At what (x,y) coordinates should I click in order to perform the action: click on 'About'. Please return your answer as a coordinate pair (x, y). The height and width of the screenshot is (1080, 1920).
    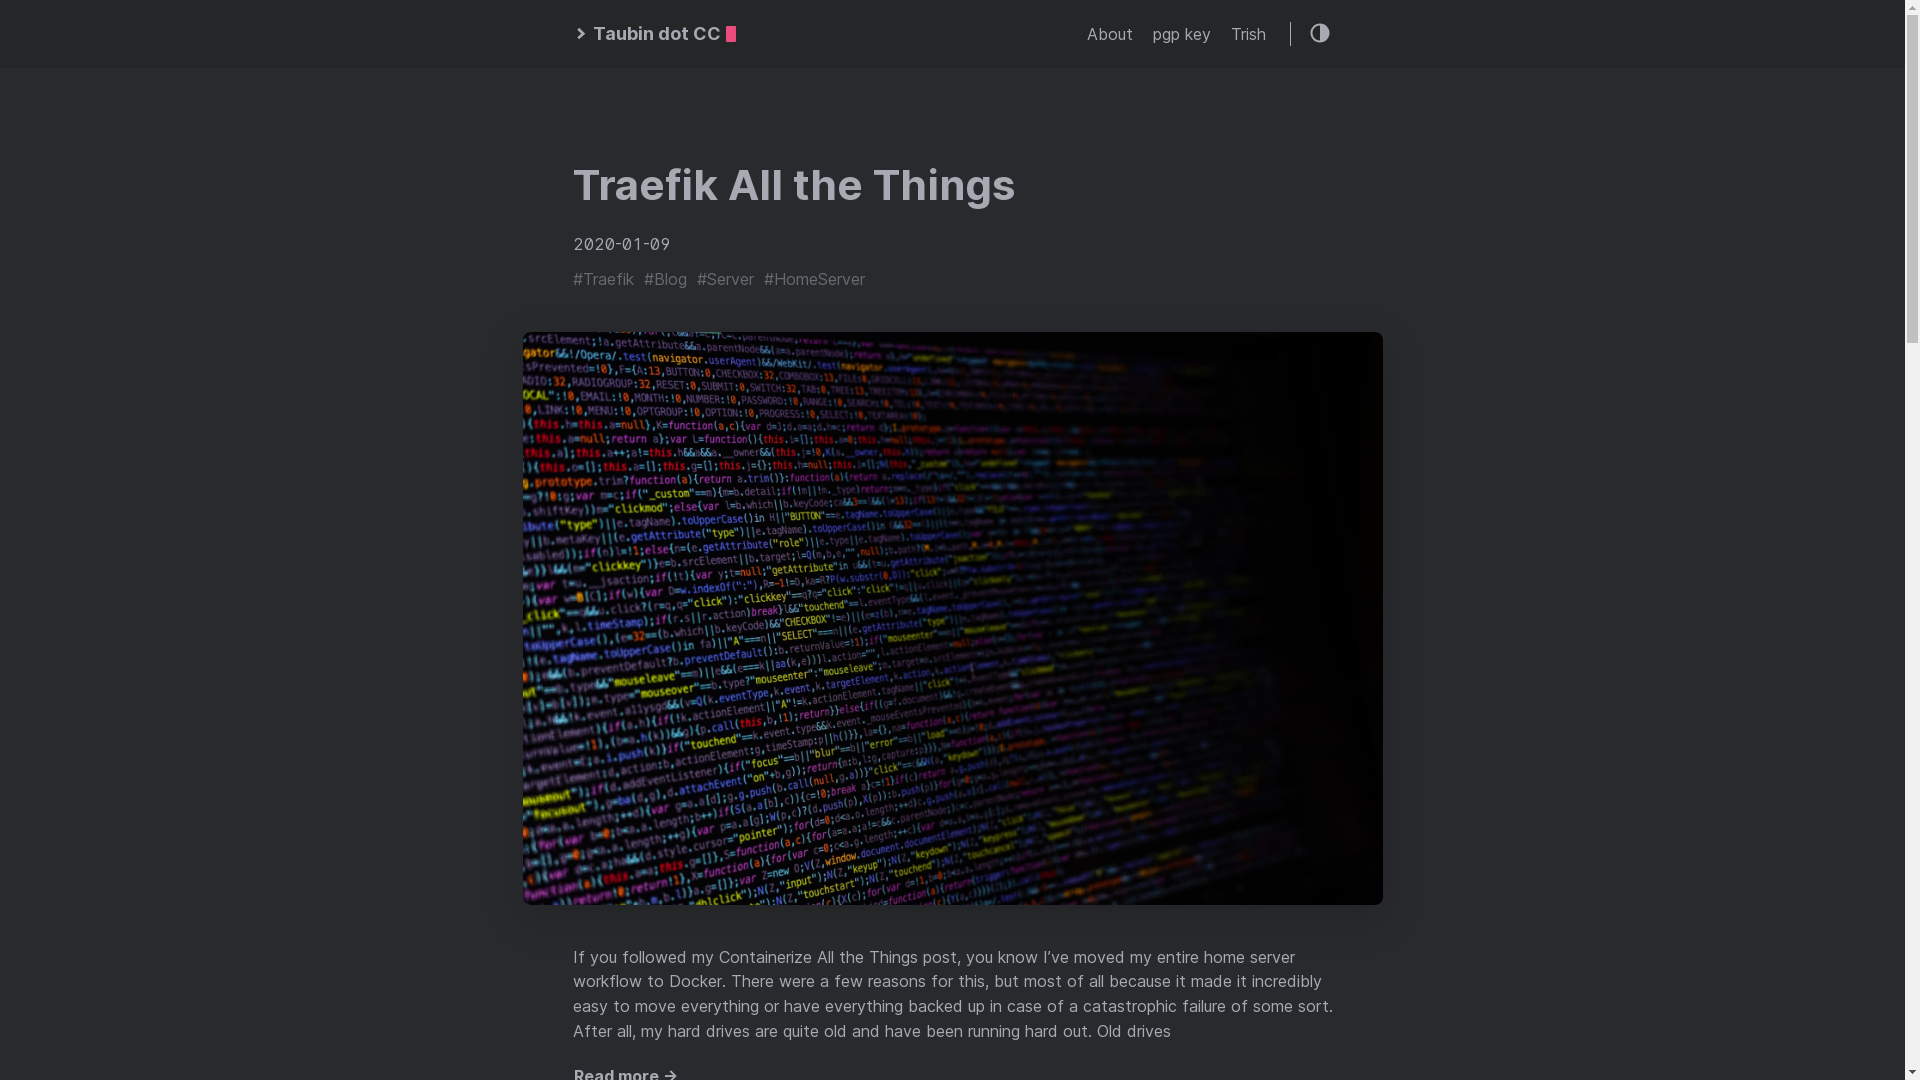
    Looking at the image, I should click on (1107, 34).